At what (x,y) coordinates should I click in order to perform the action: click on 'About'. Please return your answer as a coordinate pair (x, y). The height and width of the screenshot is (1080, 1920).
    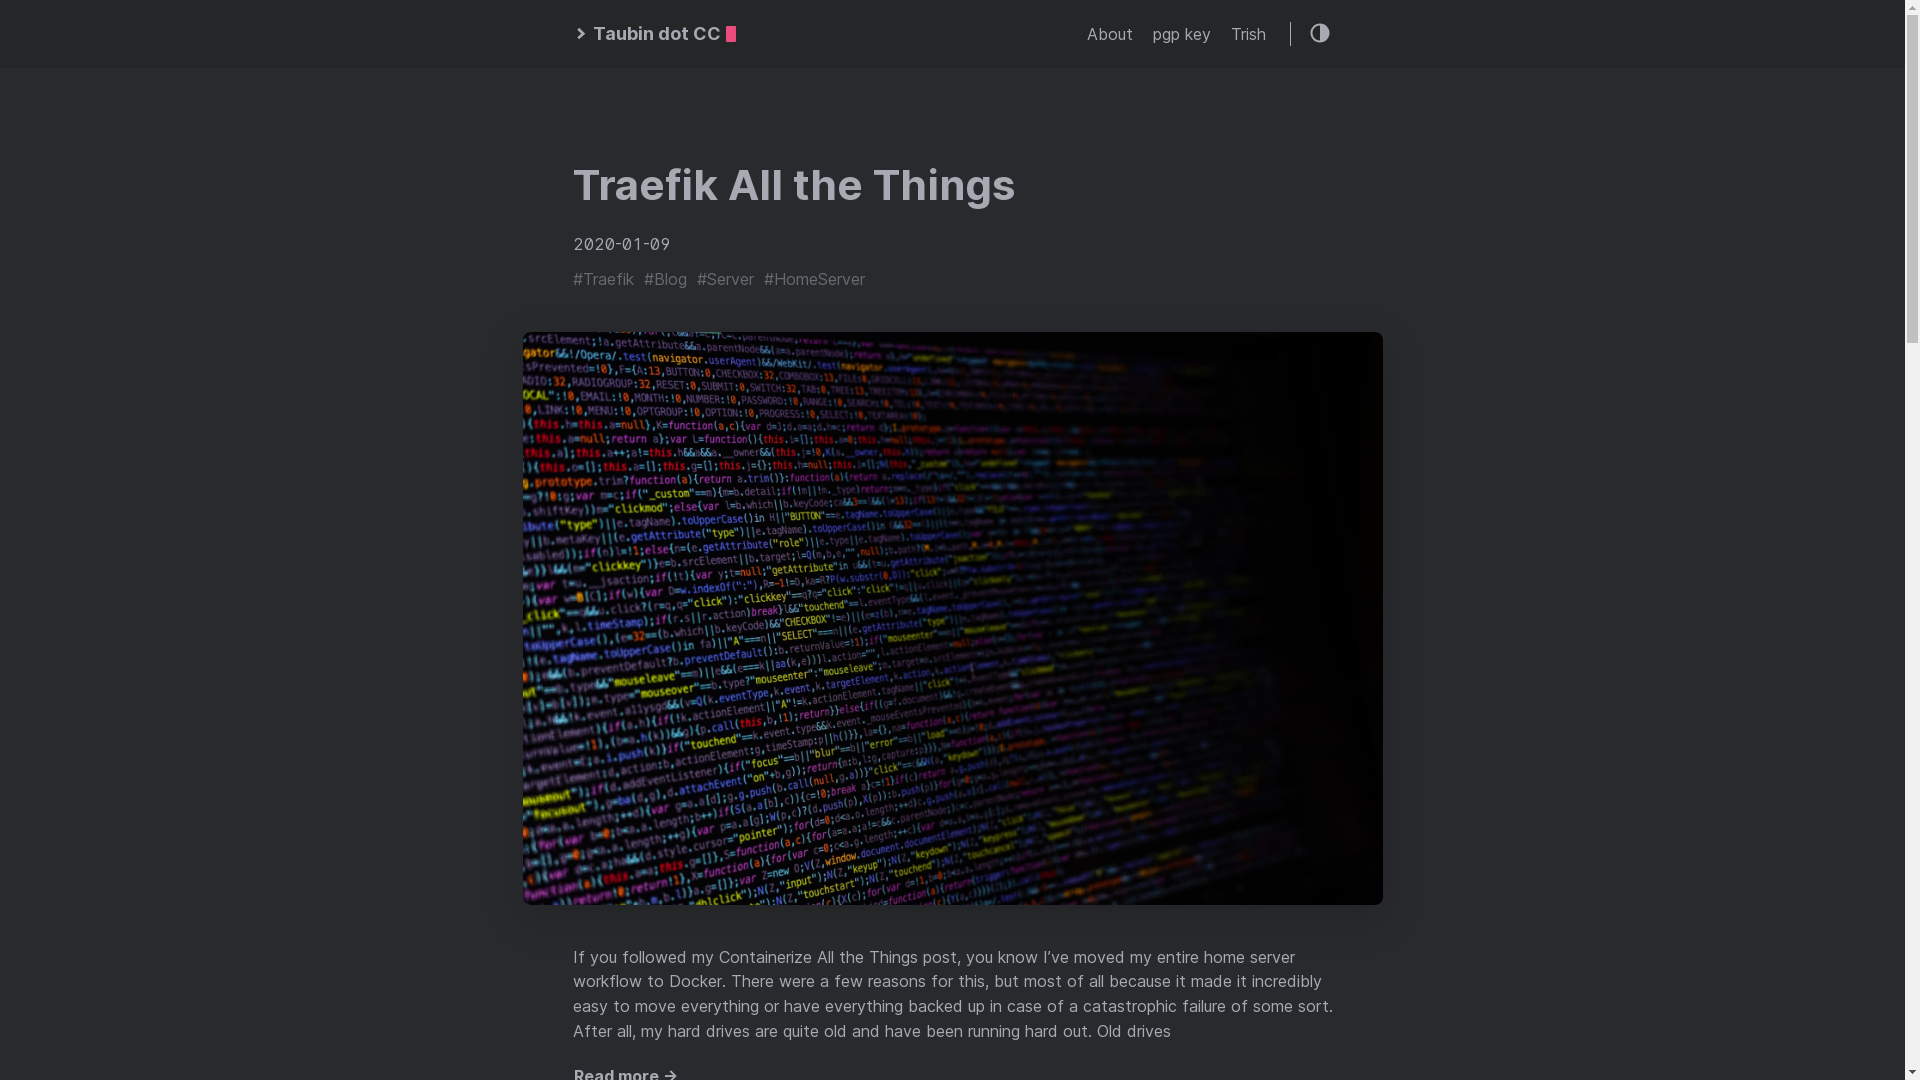
    Looking at the image, I should click on (1107, 34).